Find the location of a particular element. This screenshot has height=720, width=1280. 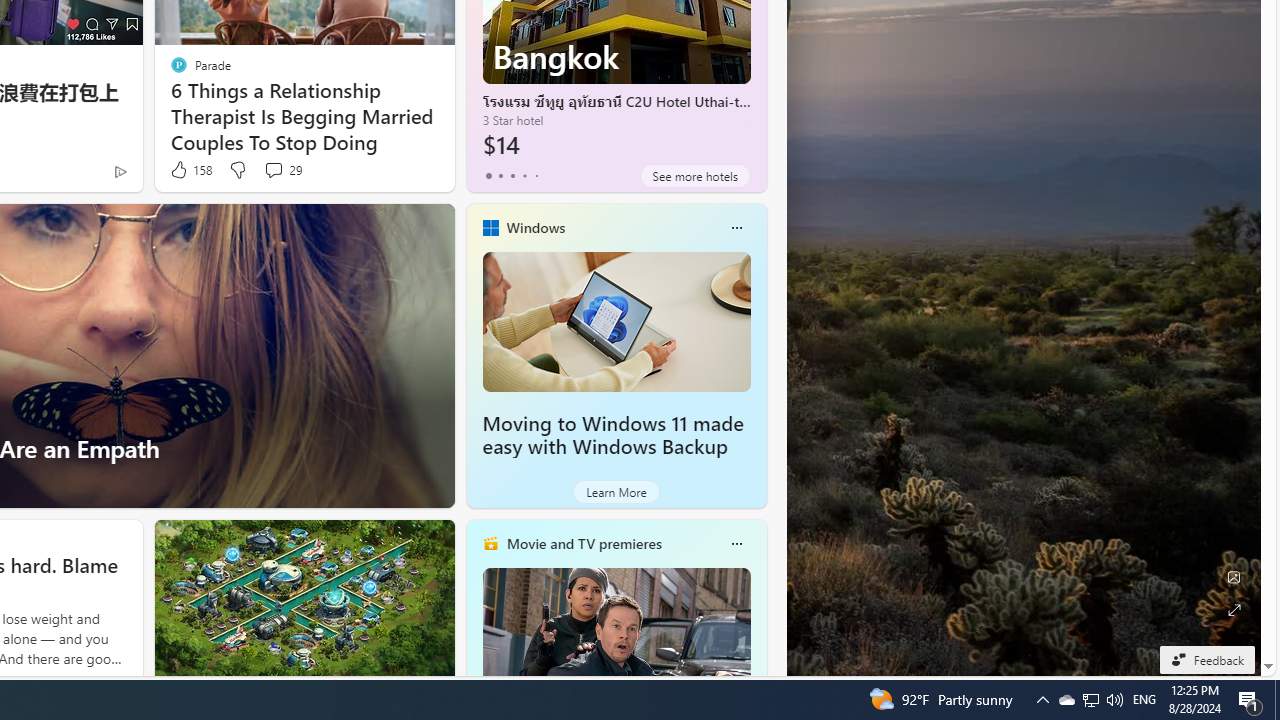

'Movie and TV premieres' is located at coordinates (582, 543).